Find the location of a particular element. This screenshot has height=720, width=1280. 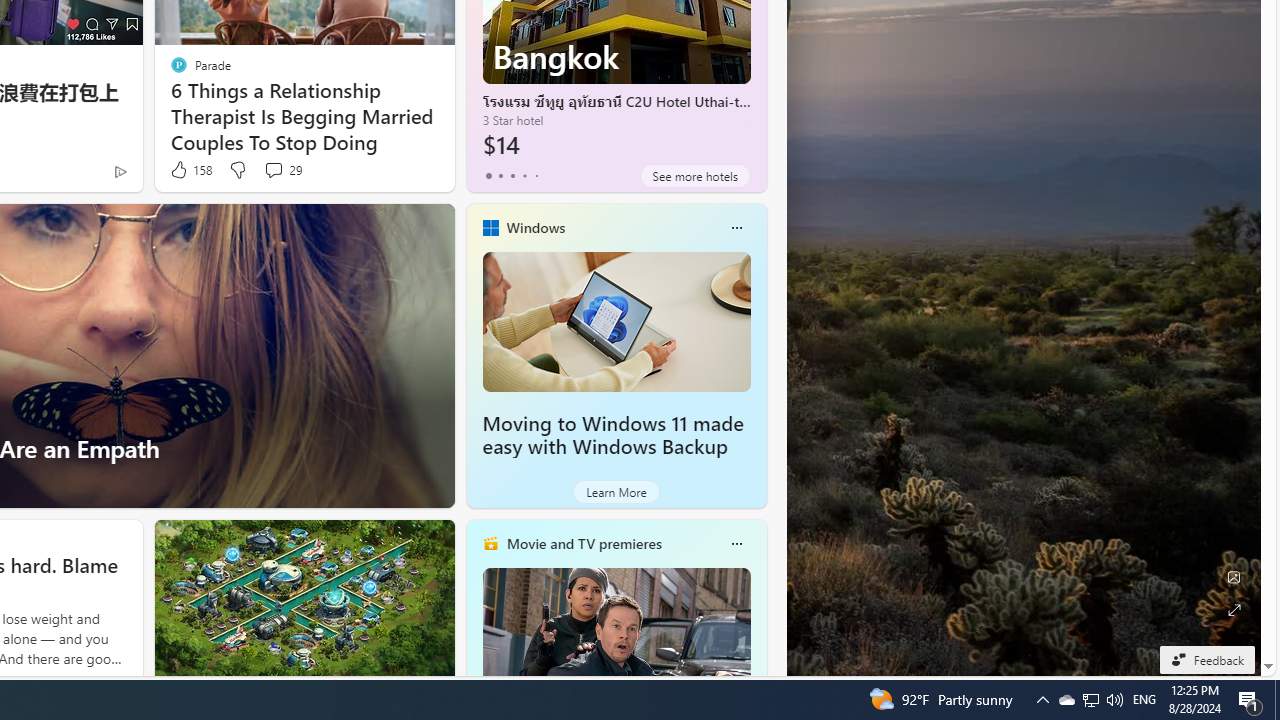

'Movie and TV premieres' is located at coordinates (582, 543).